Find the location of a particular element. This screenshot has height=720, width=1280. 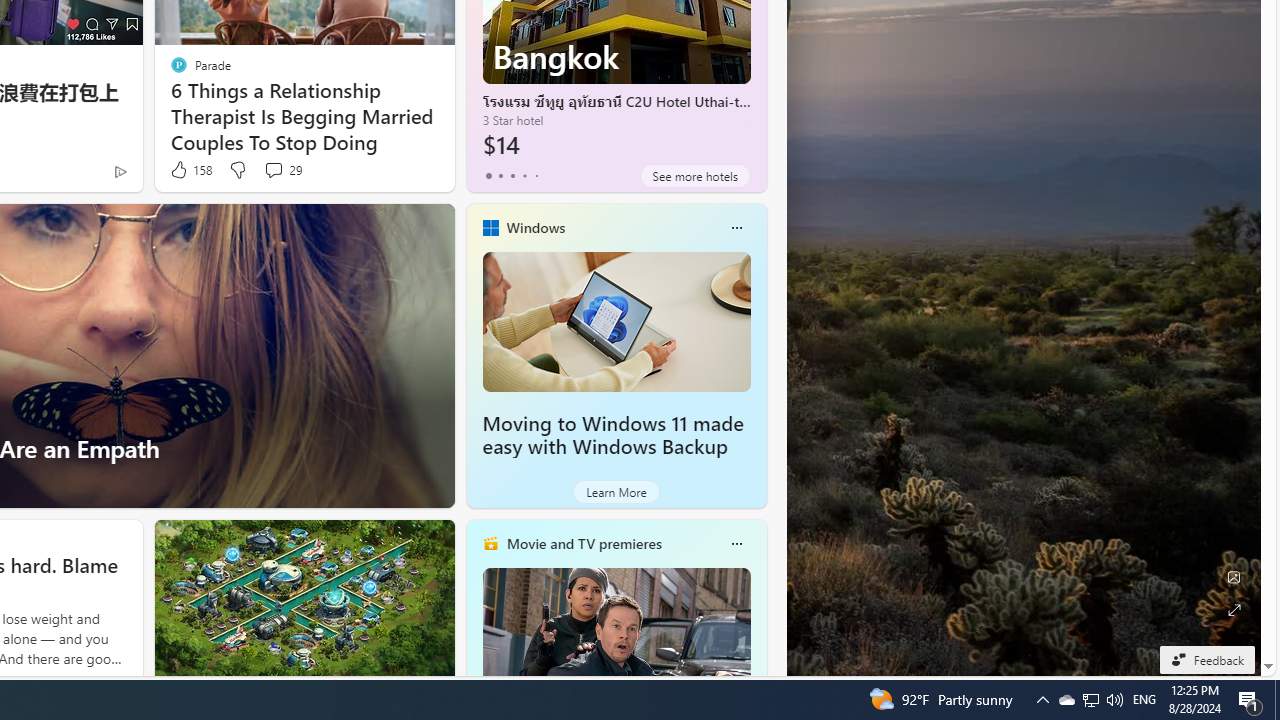

'Movie and TV premieres' is located at coordinates (582, 543).